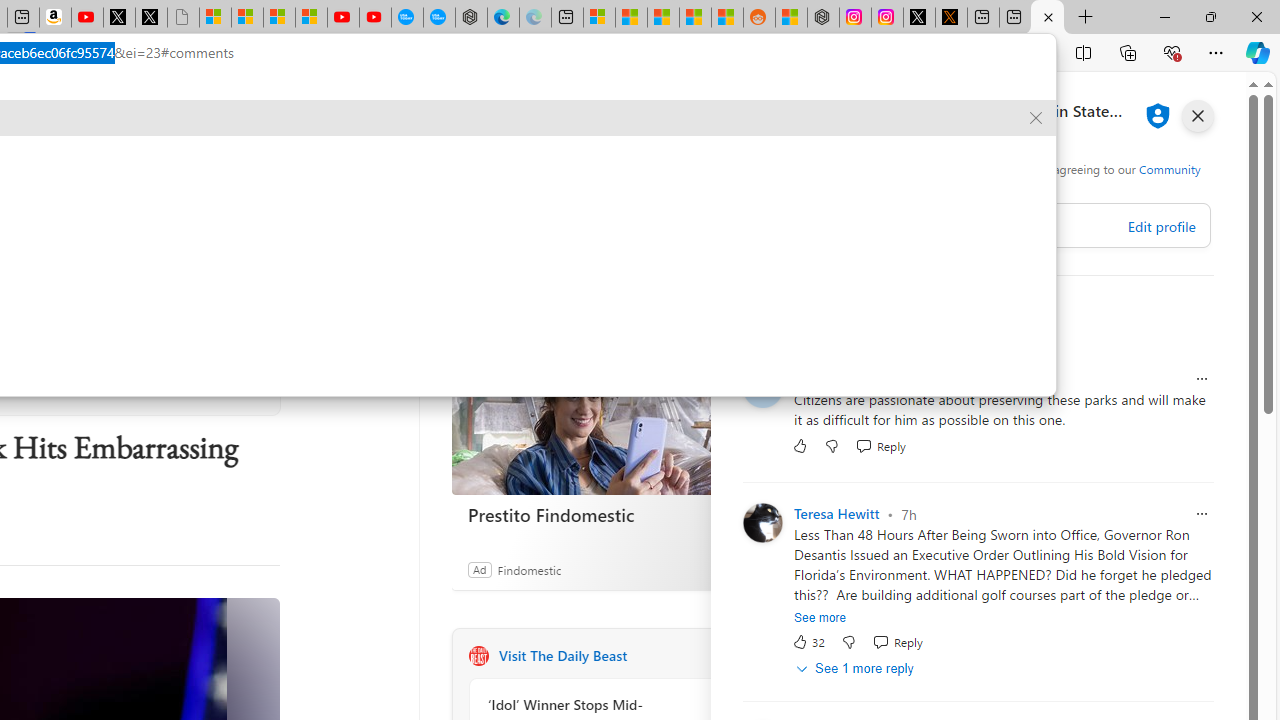 Image resolution: width=1280 pixels, height=720 pixels. Describe the element at coordinates (1197, 115) in the screenshot. I see `'close'` at that location.